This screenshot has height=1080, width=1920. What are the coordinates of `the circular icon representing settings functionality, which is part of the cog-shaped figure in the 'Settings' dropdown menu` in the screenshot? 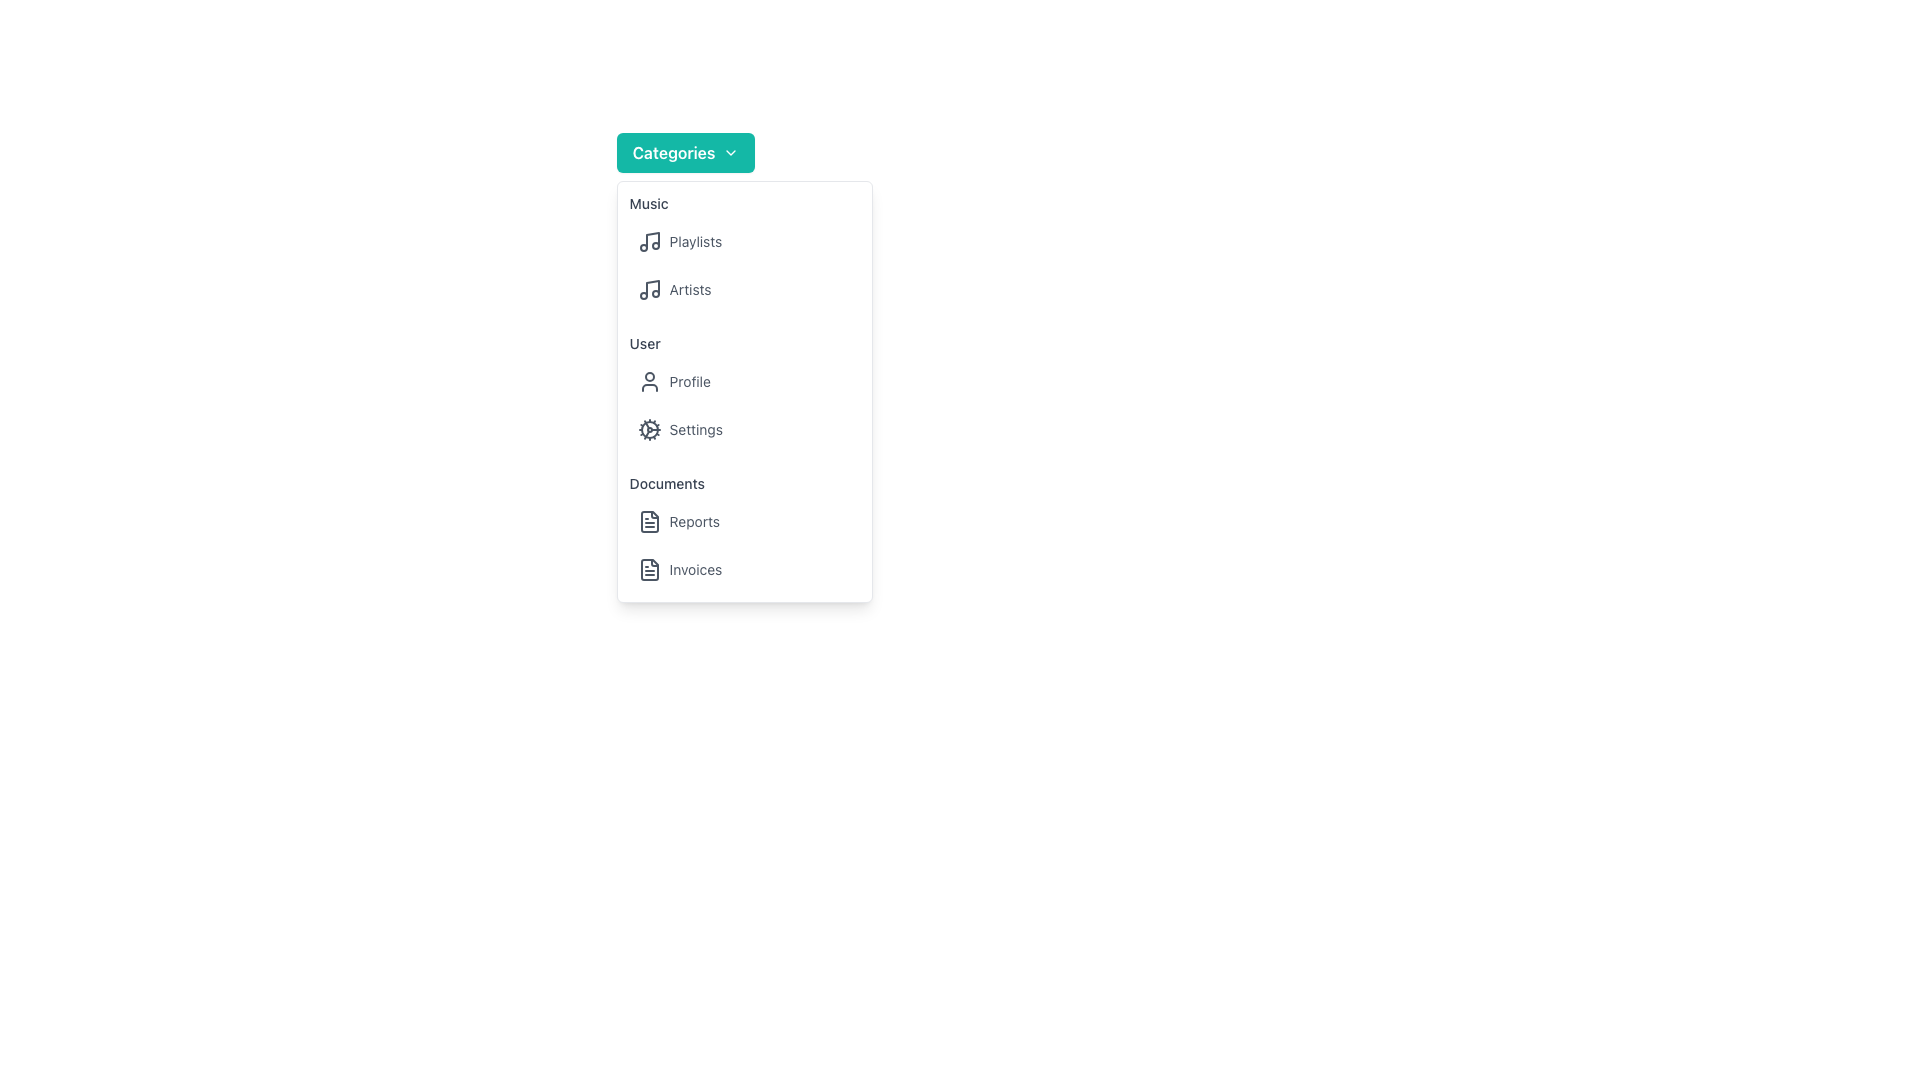 It's located at (649, 428).